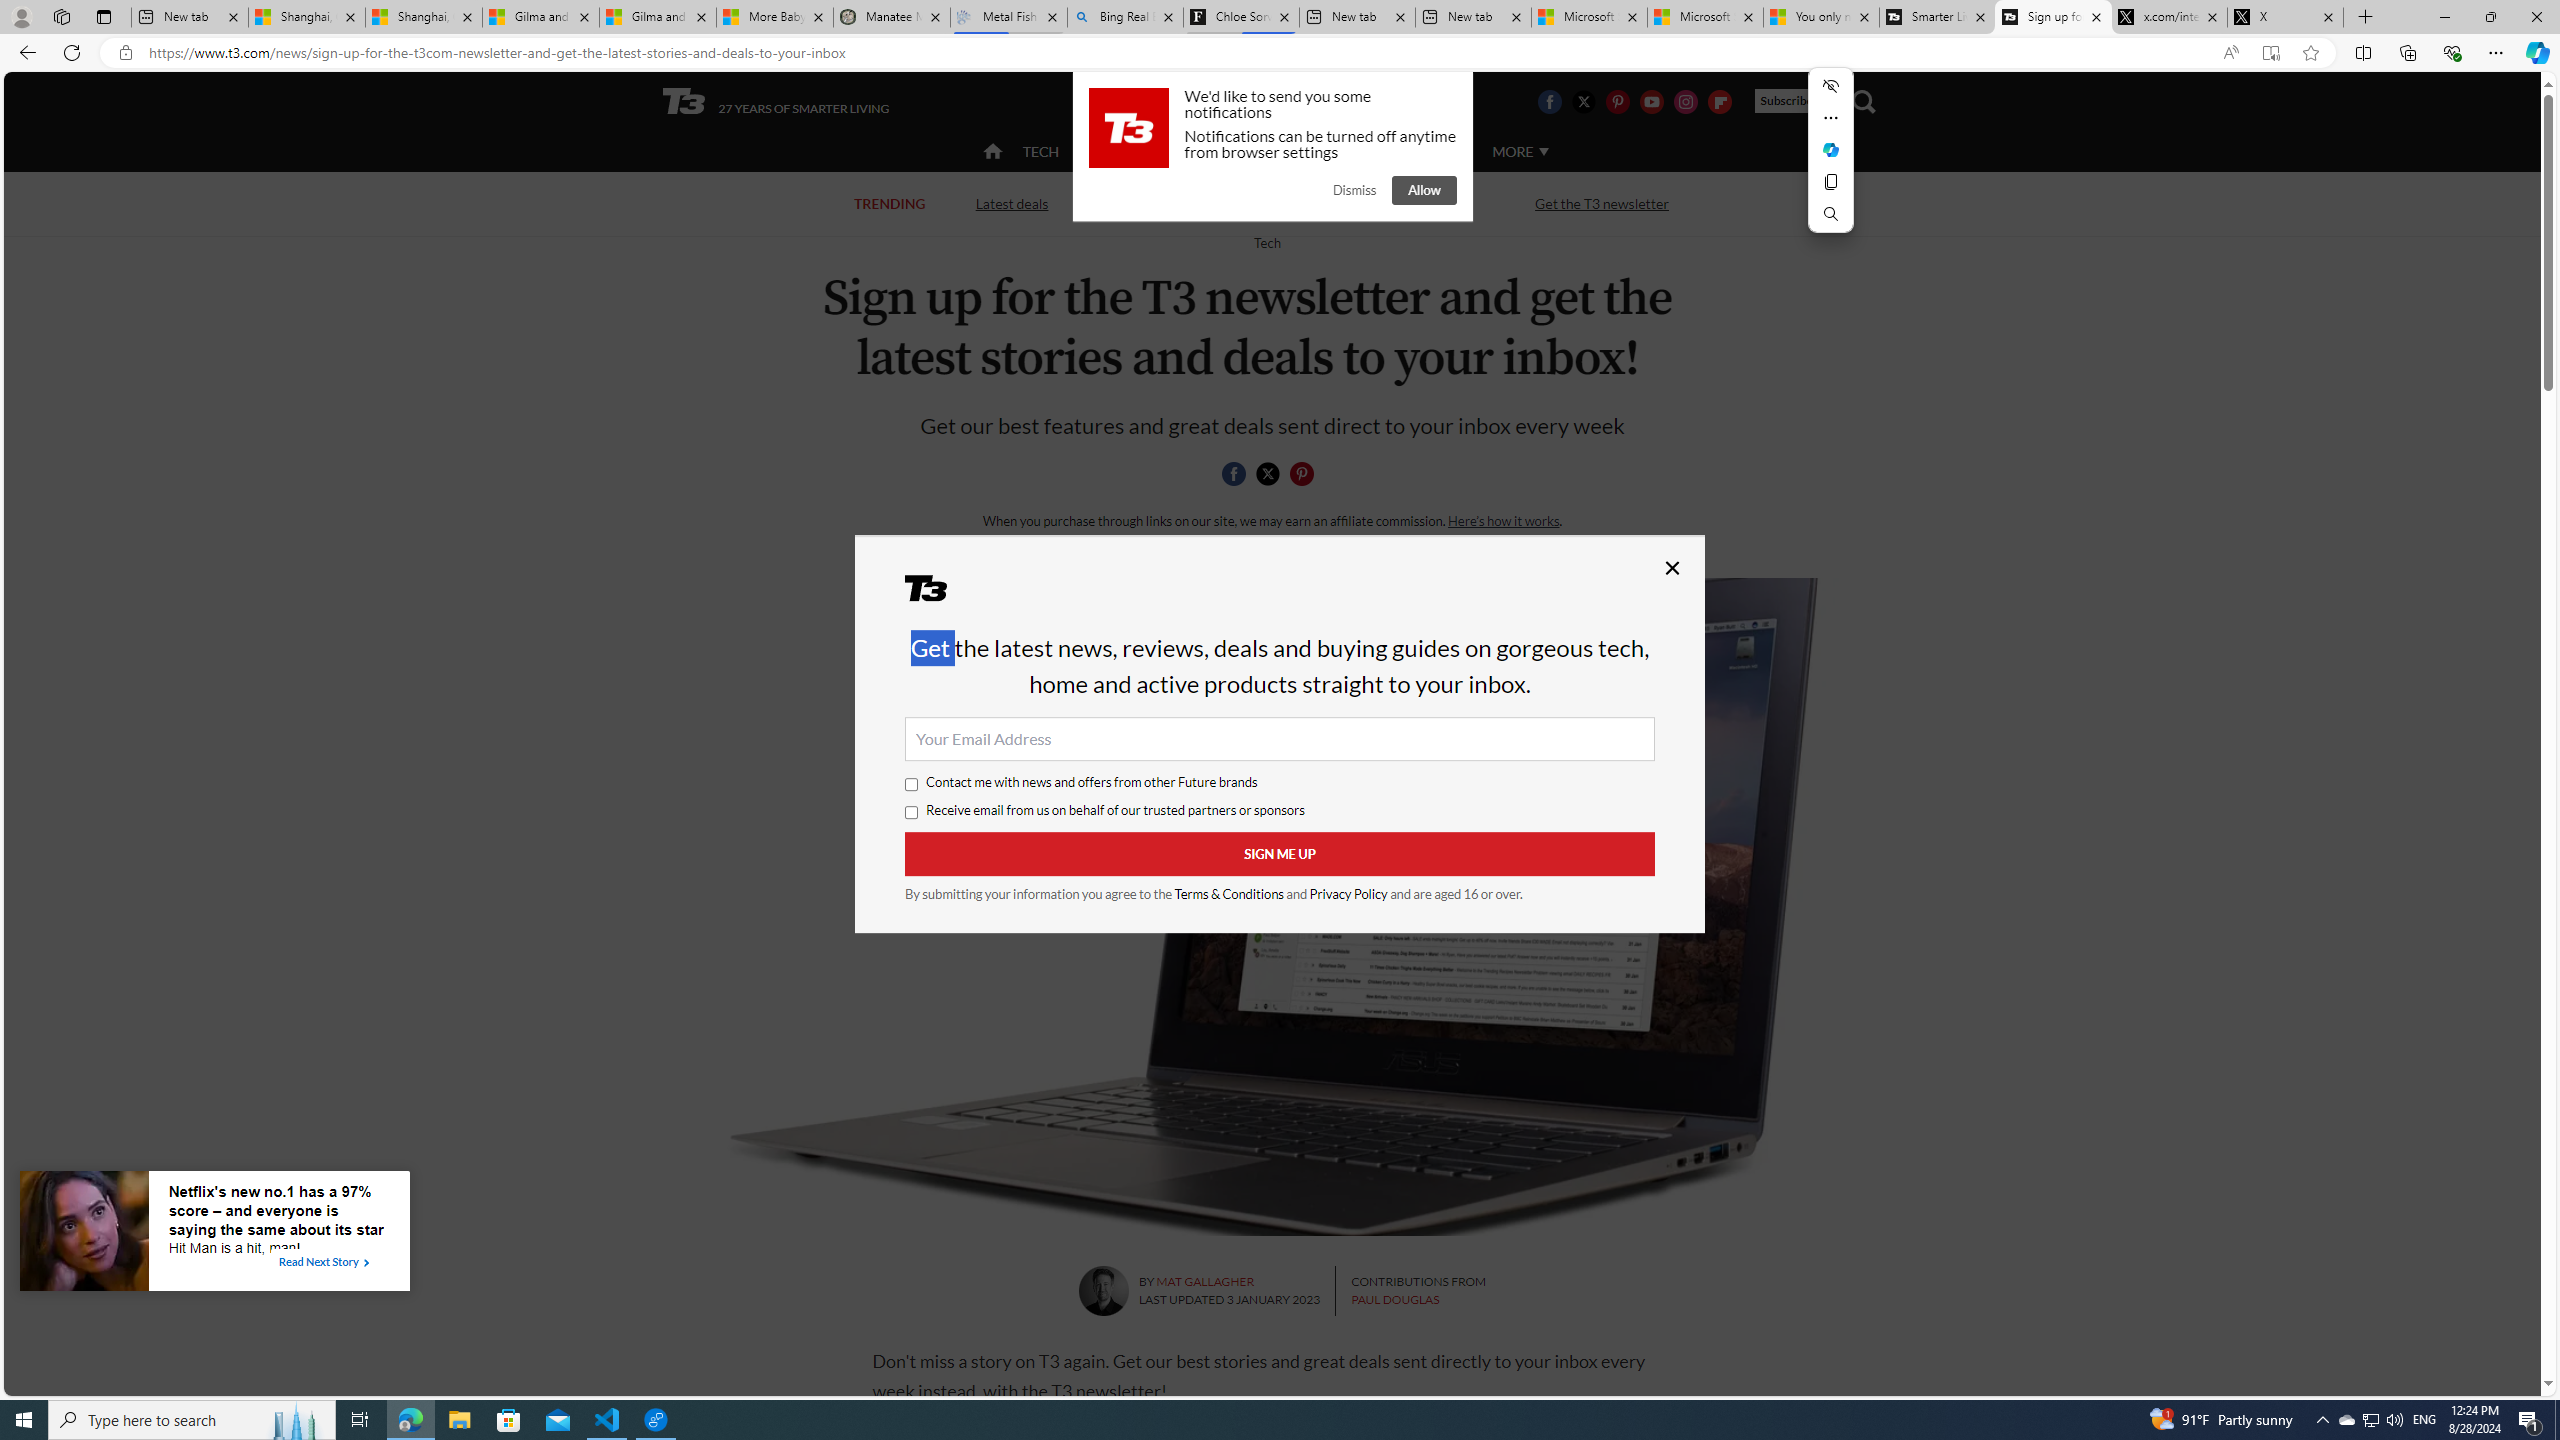  What do you see at coordinates (1385, 202) in the screenshot?
I see `'Streaming TV and movies'` at bounding box center [1385, 202].